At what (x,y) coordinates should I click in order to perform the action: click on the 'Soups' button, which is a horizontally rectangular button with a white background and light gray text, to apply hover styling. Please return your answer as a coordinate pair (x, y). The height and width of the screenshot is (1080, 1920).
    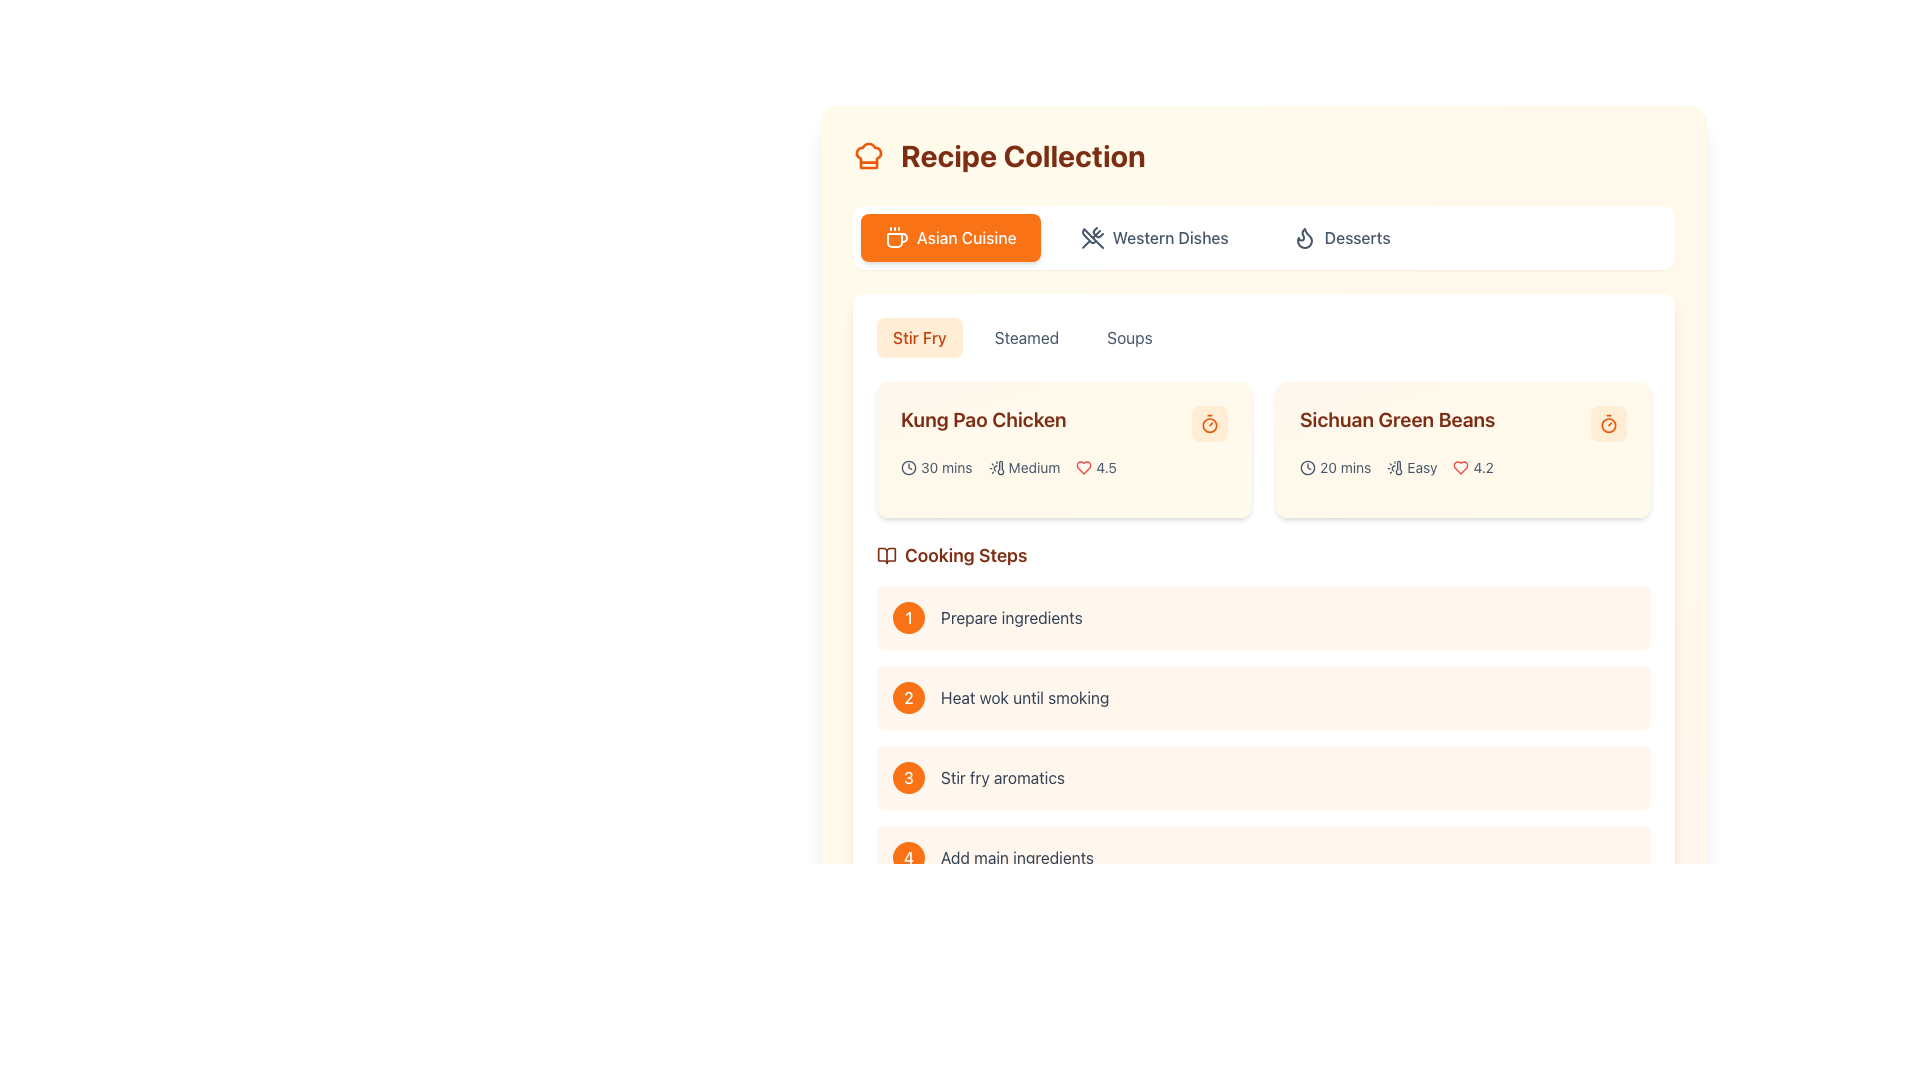
    Looking at the image, I should click on (1129, 337).